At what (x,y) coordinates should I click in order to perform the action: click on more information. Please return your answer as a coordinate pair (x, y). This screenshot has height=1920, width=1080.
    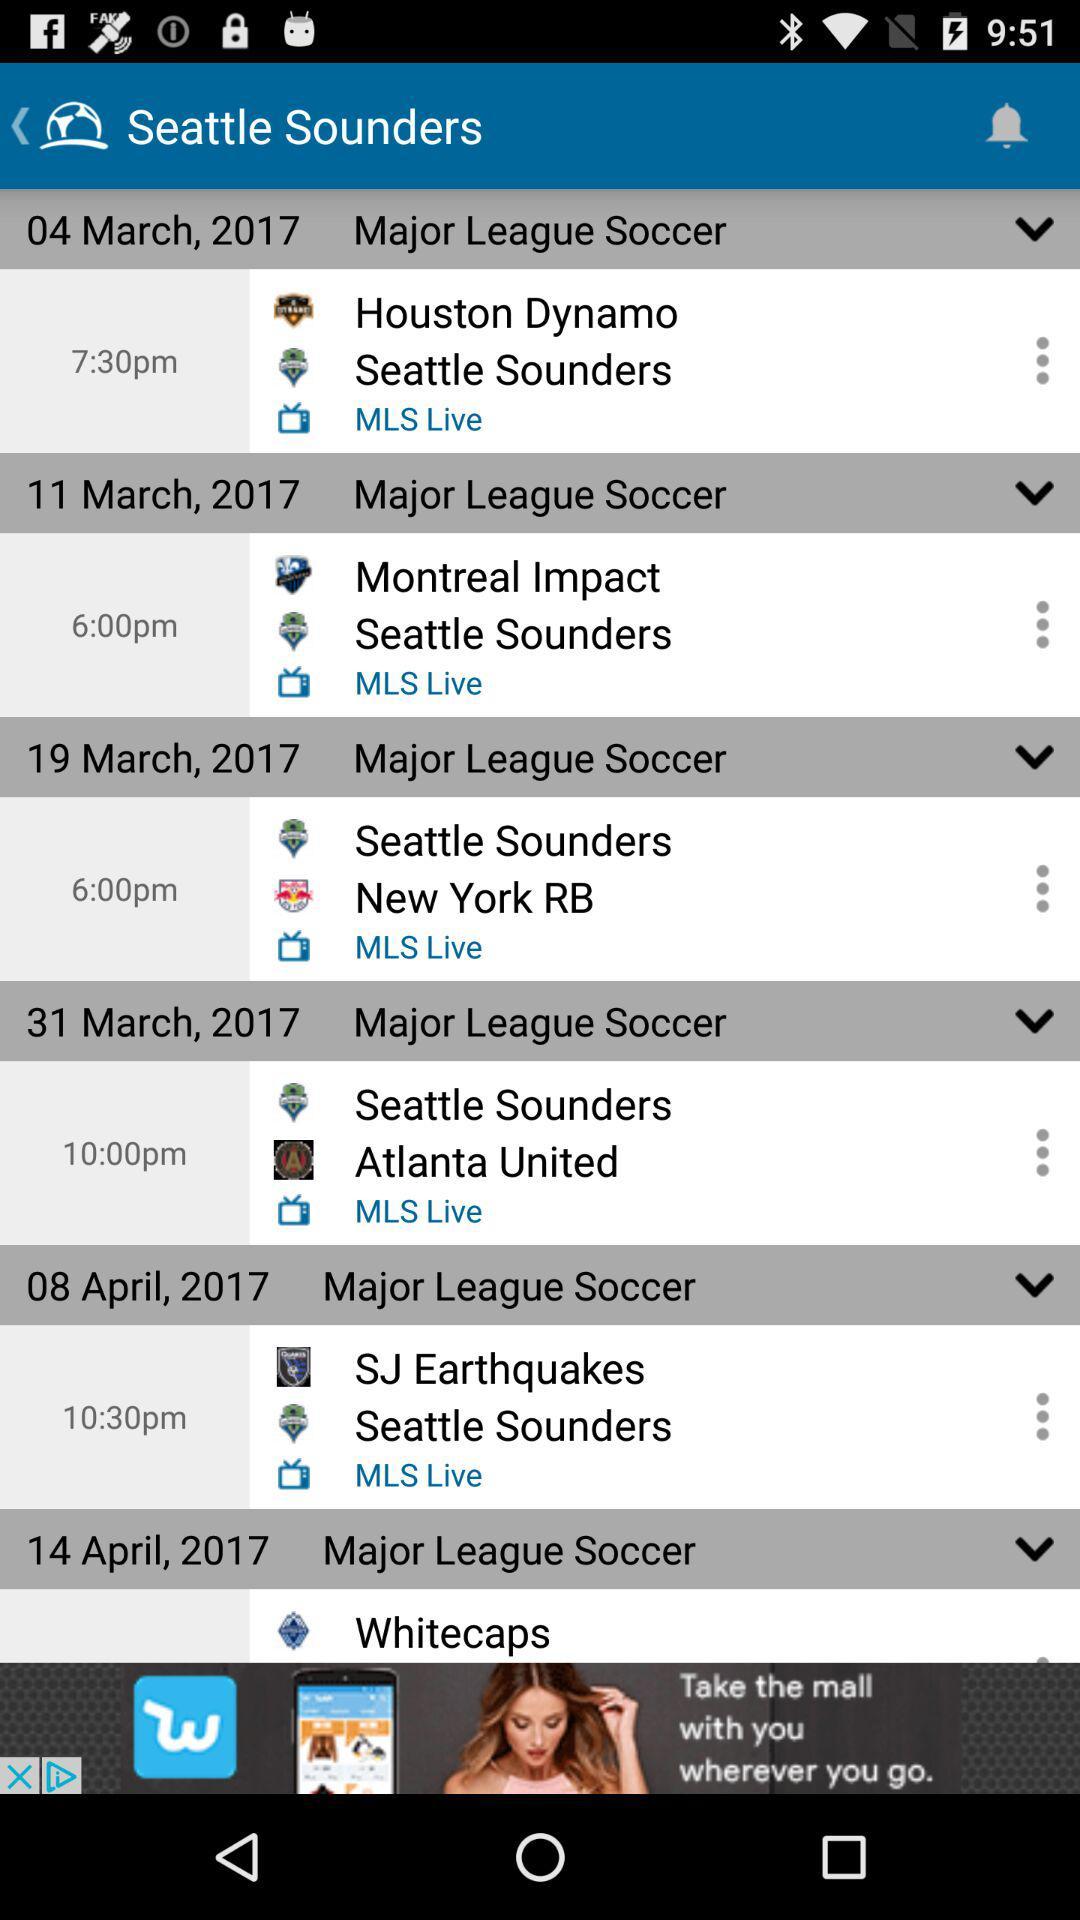
    Looking at the image, I should click on (1035, 1415).